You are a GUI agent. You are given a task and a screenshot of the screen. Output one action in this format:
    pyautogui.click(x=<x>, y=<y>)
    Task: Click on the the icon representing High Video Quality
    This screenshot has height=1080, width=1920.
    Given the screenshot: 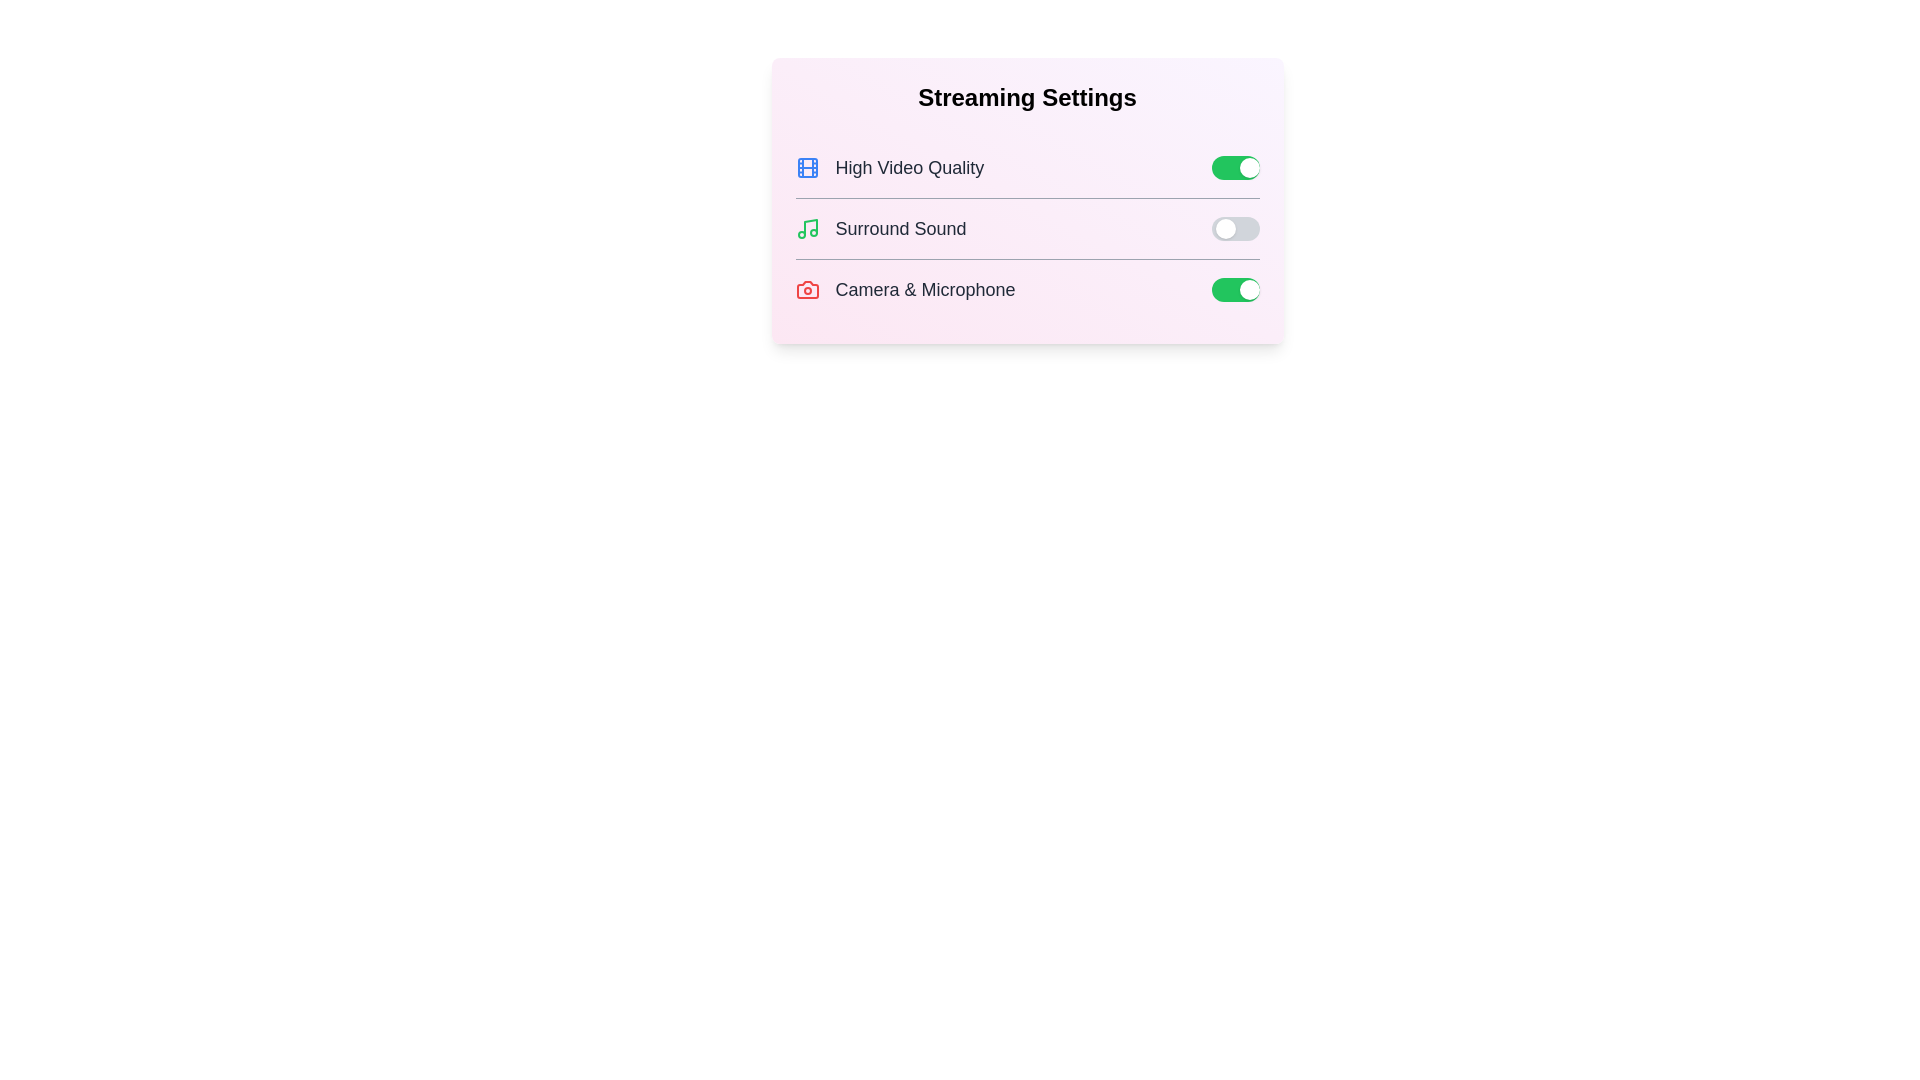 What is the action you would take?
    pyautogui.click(x=807, y=167)
    